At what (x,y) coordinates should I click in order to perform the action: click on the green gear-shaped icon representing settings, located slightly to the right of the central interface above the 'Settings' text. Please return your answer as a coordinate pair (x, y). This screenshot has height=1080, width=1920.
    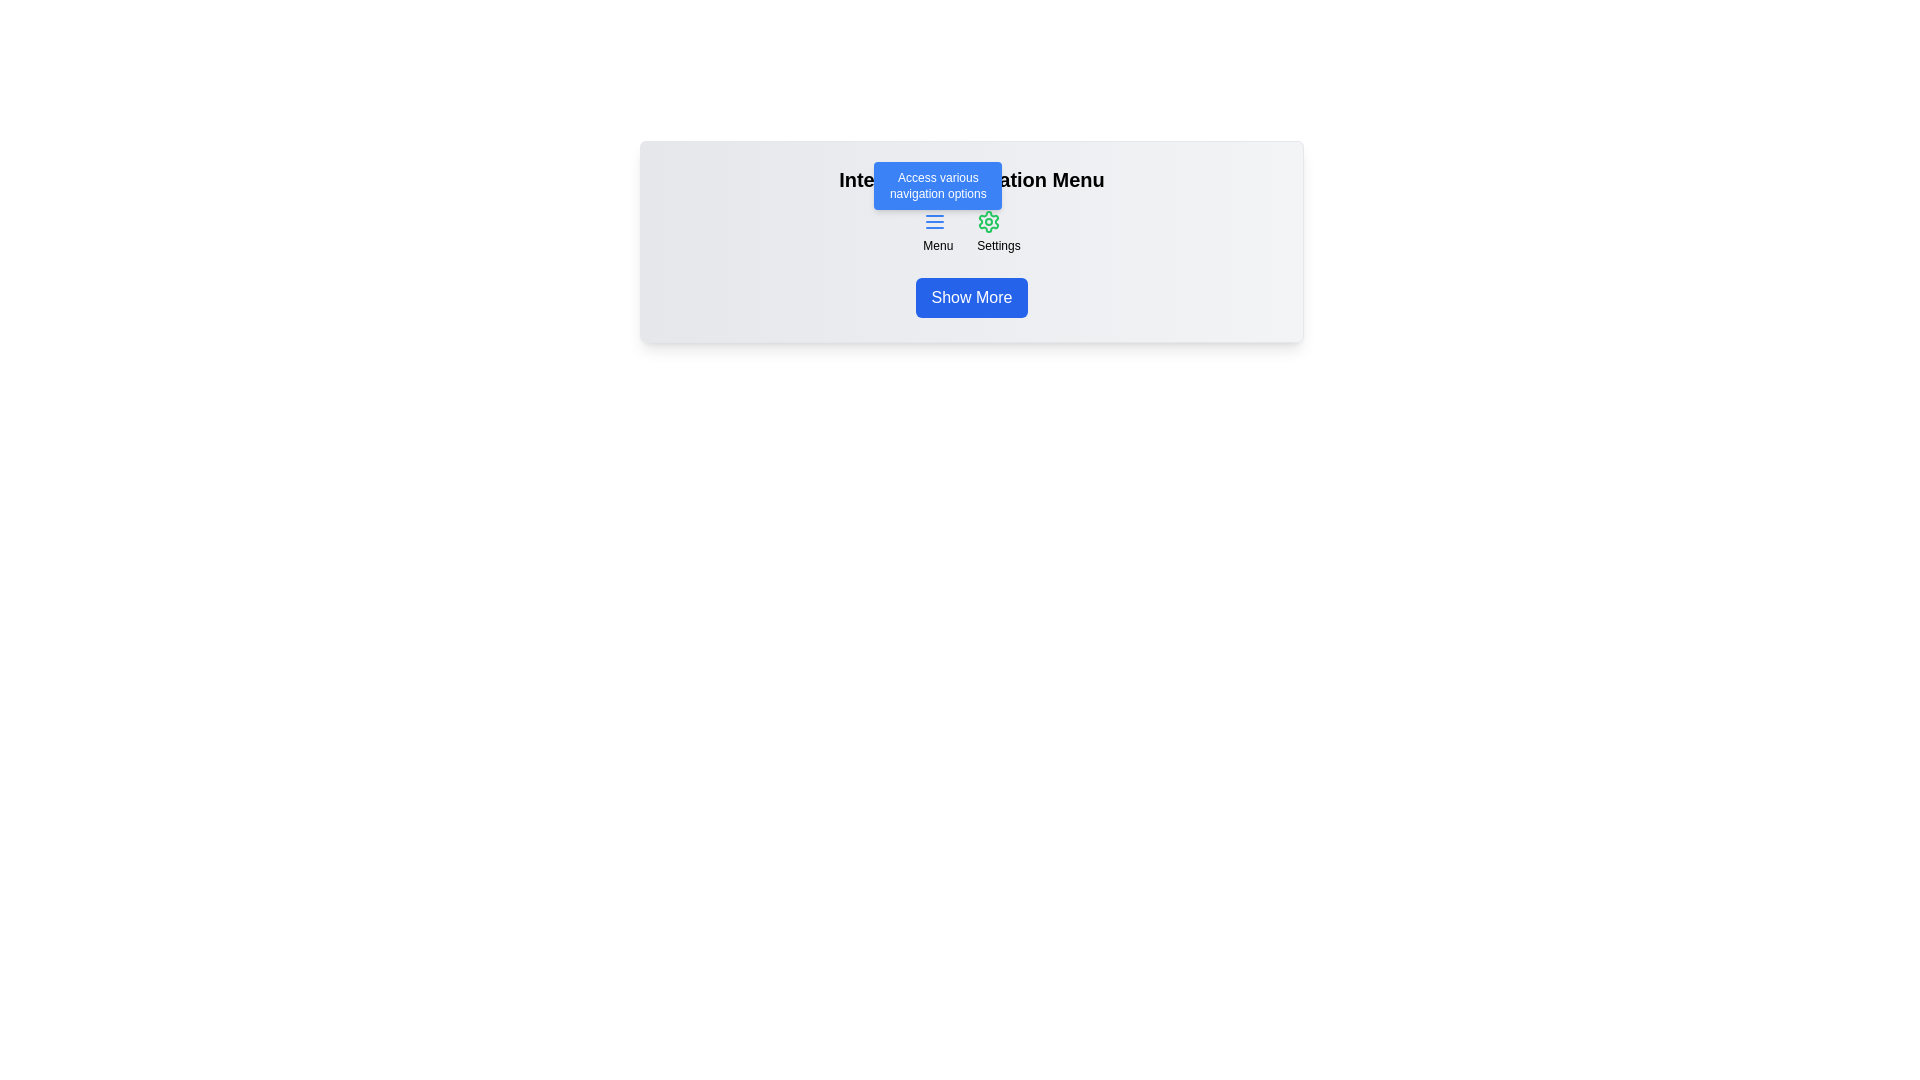
    Looking at the image, I should click on (989, 222).